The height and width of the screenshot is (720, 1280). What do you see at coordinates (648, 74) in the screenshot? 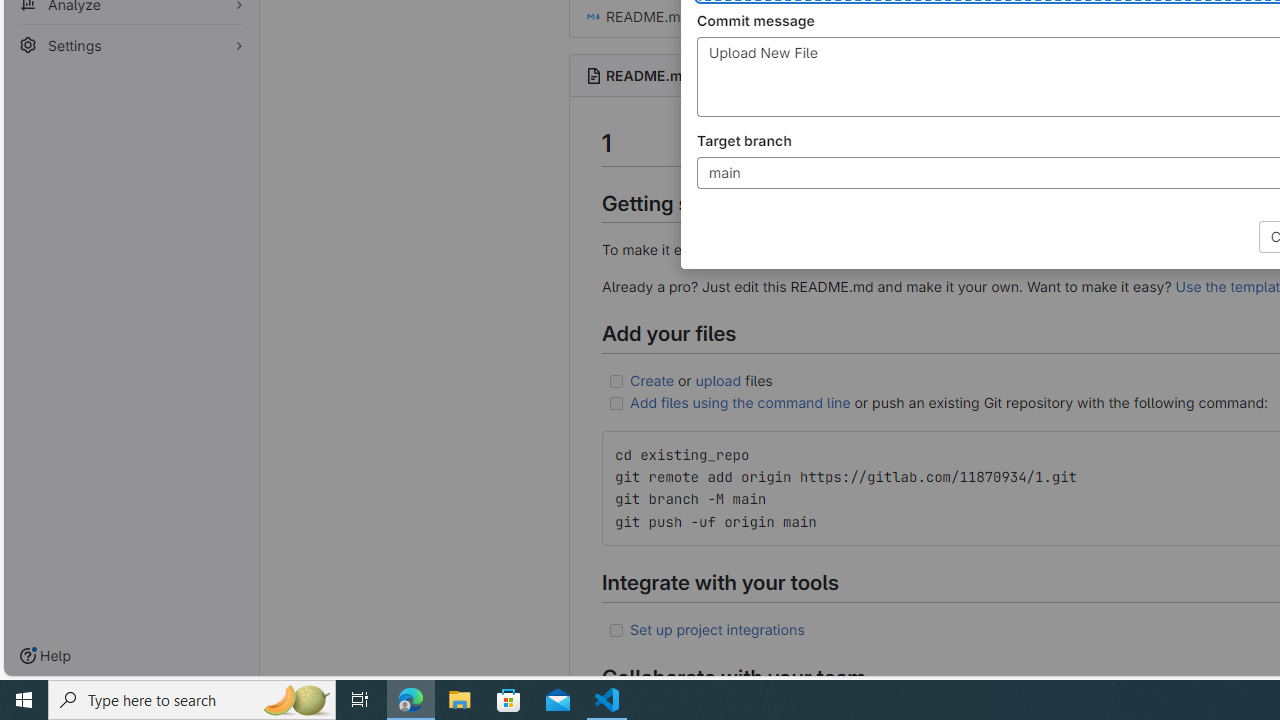
I see `'README.md'` at bounding box center [648, 74].